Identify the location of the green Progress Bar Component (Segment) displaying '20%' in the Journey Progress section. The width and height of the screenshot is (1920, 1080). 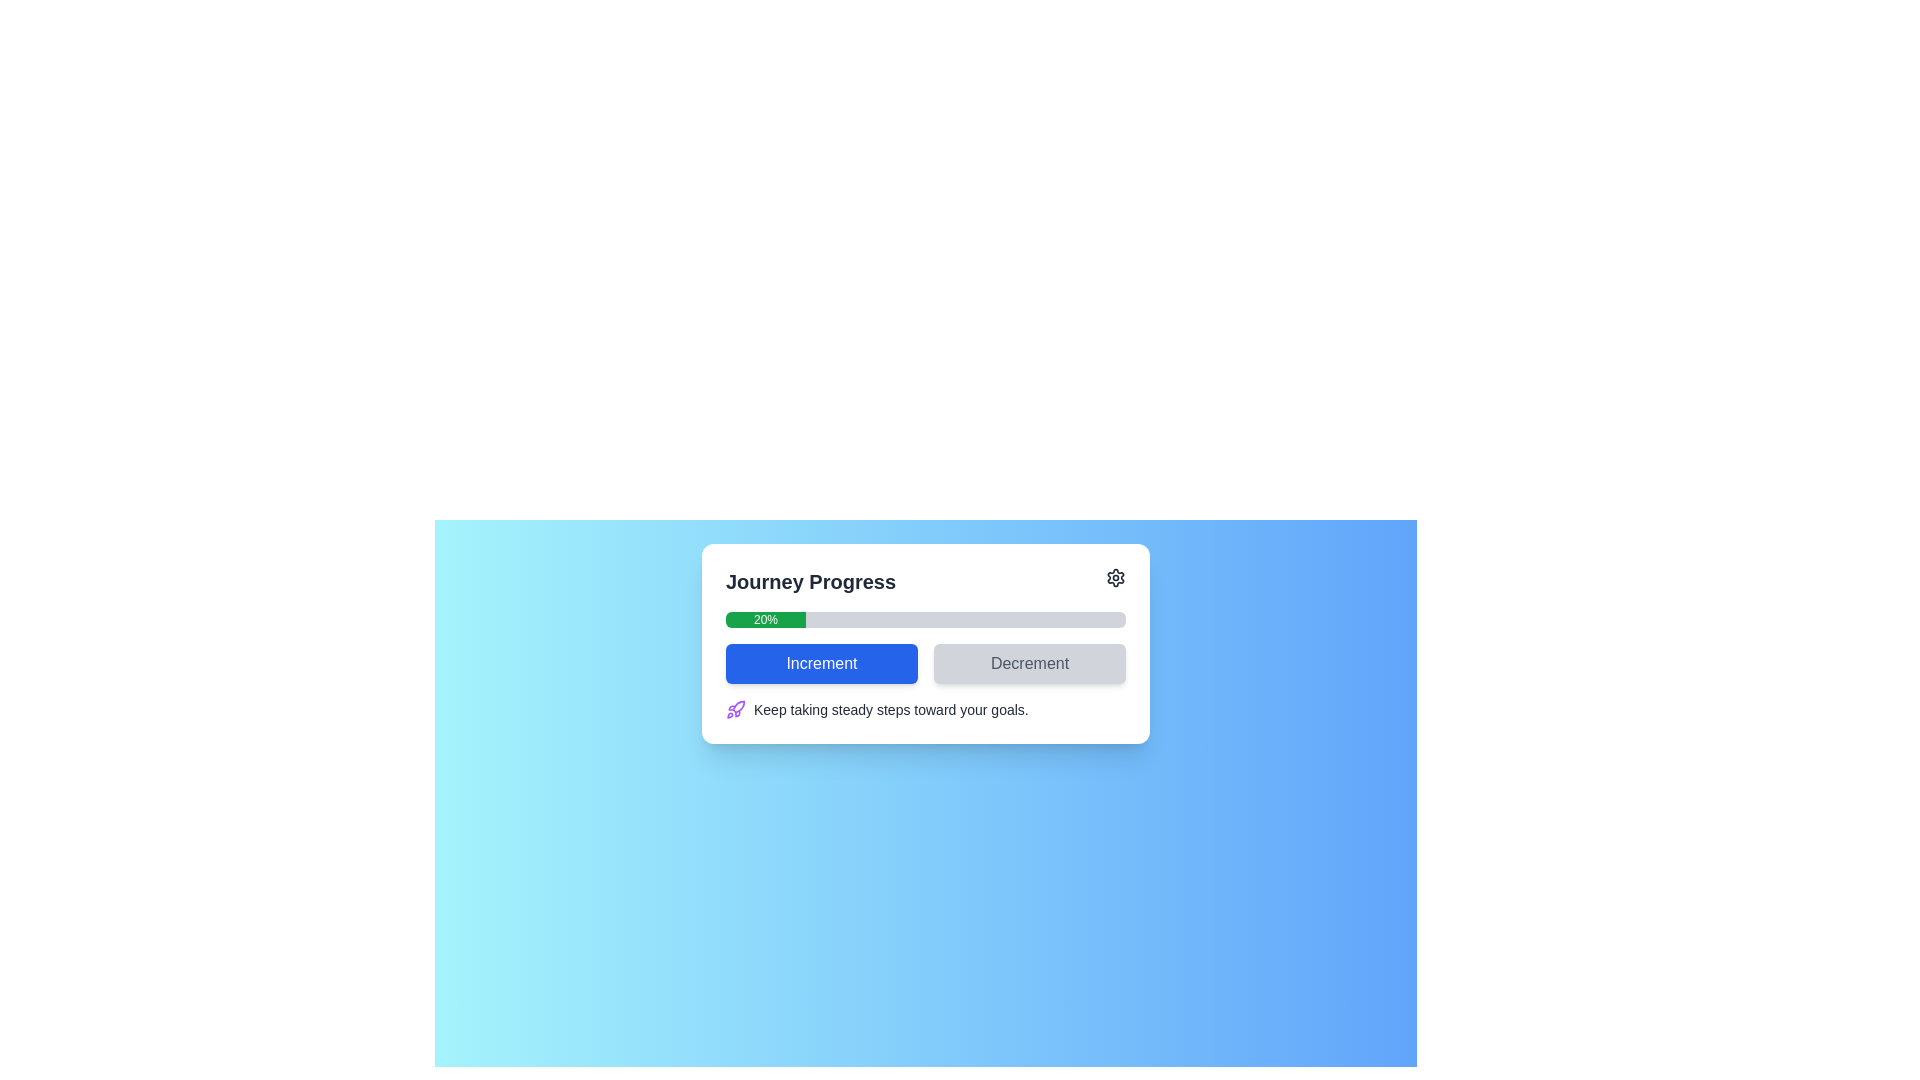
(765, 619).